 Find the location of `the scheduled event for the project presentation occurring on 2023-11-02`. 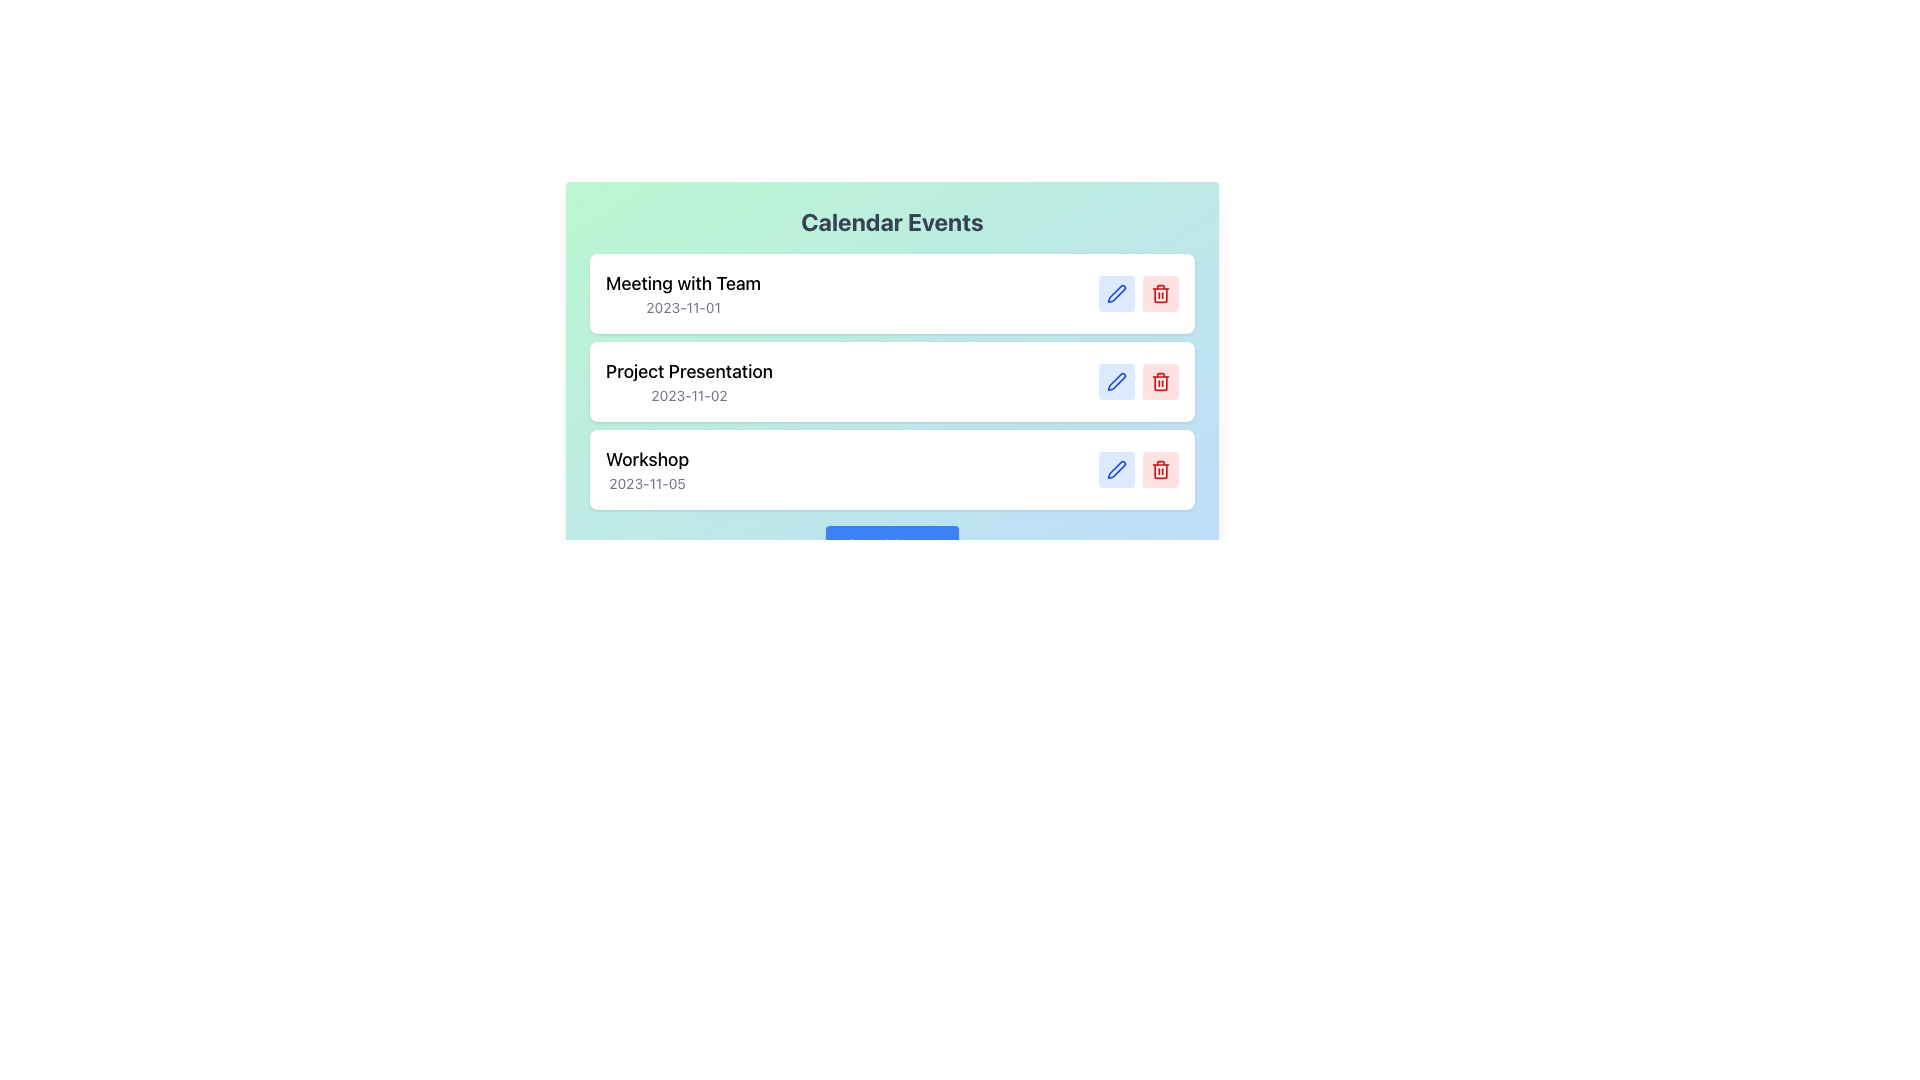

the scheduled event for the project presentation occurring on 2023-11-02 is located at coordinates (891, 381).